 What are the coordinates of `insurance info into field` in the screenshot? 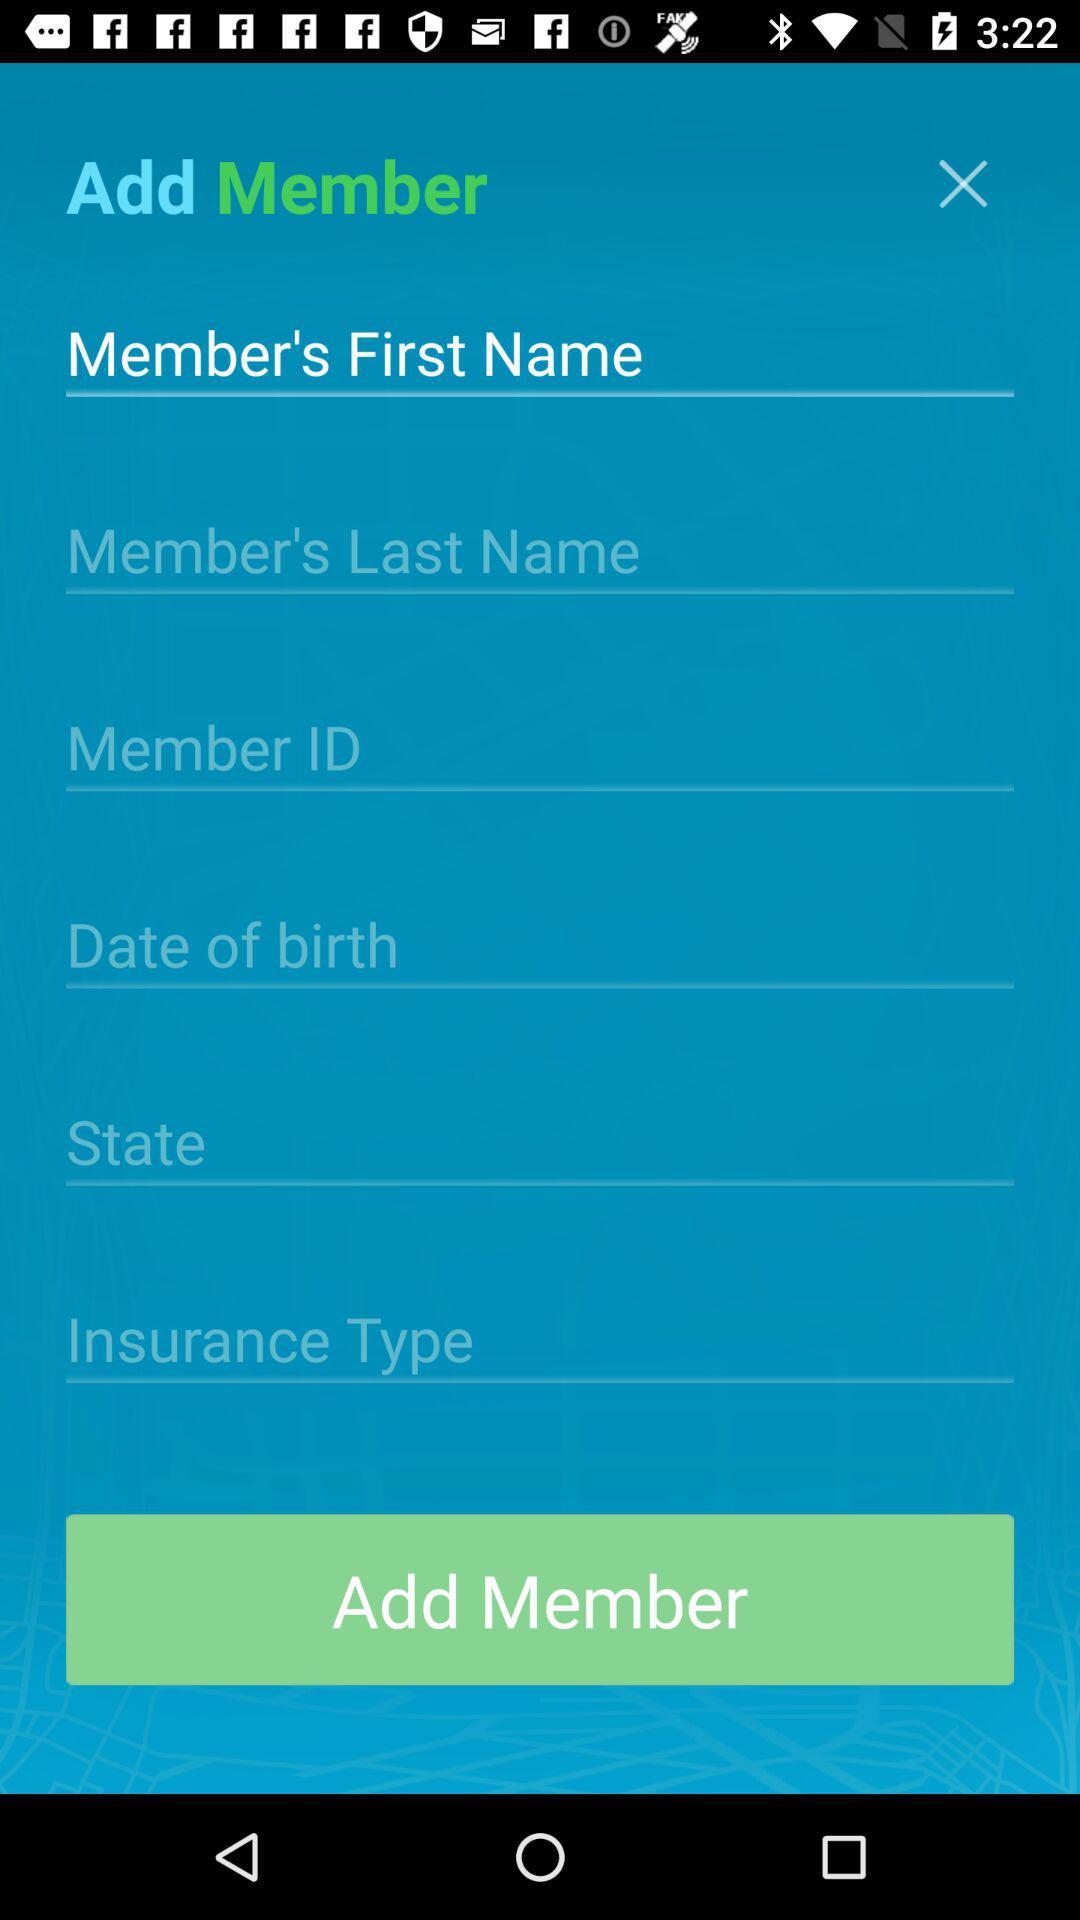 It's located at (540, 1336).